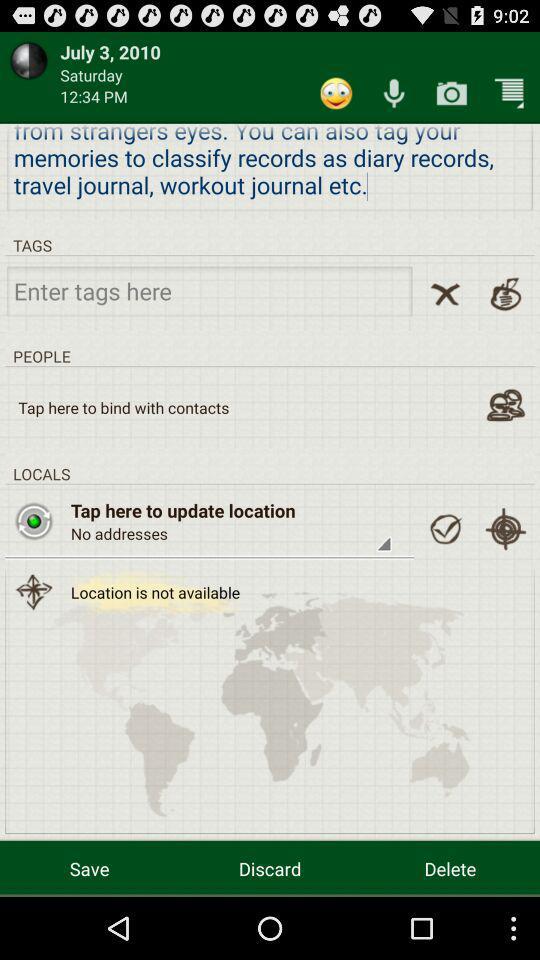 This screenshot has height=960, width=540. What do you see at coordinates (394, 93) in the screenshot?
I see `record entry` at bounding box center [394, 93].